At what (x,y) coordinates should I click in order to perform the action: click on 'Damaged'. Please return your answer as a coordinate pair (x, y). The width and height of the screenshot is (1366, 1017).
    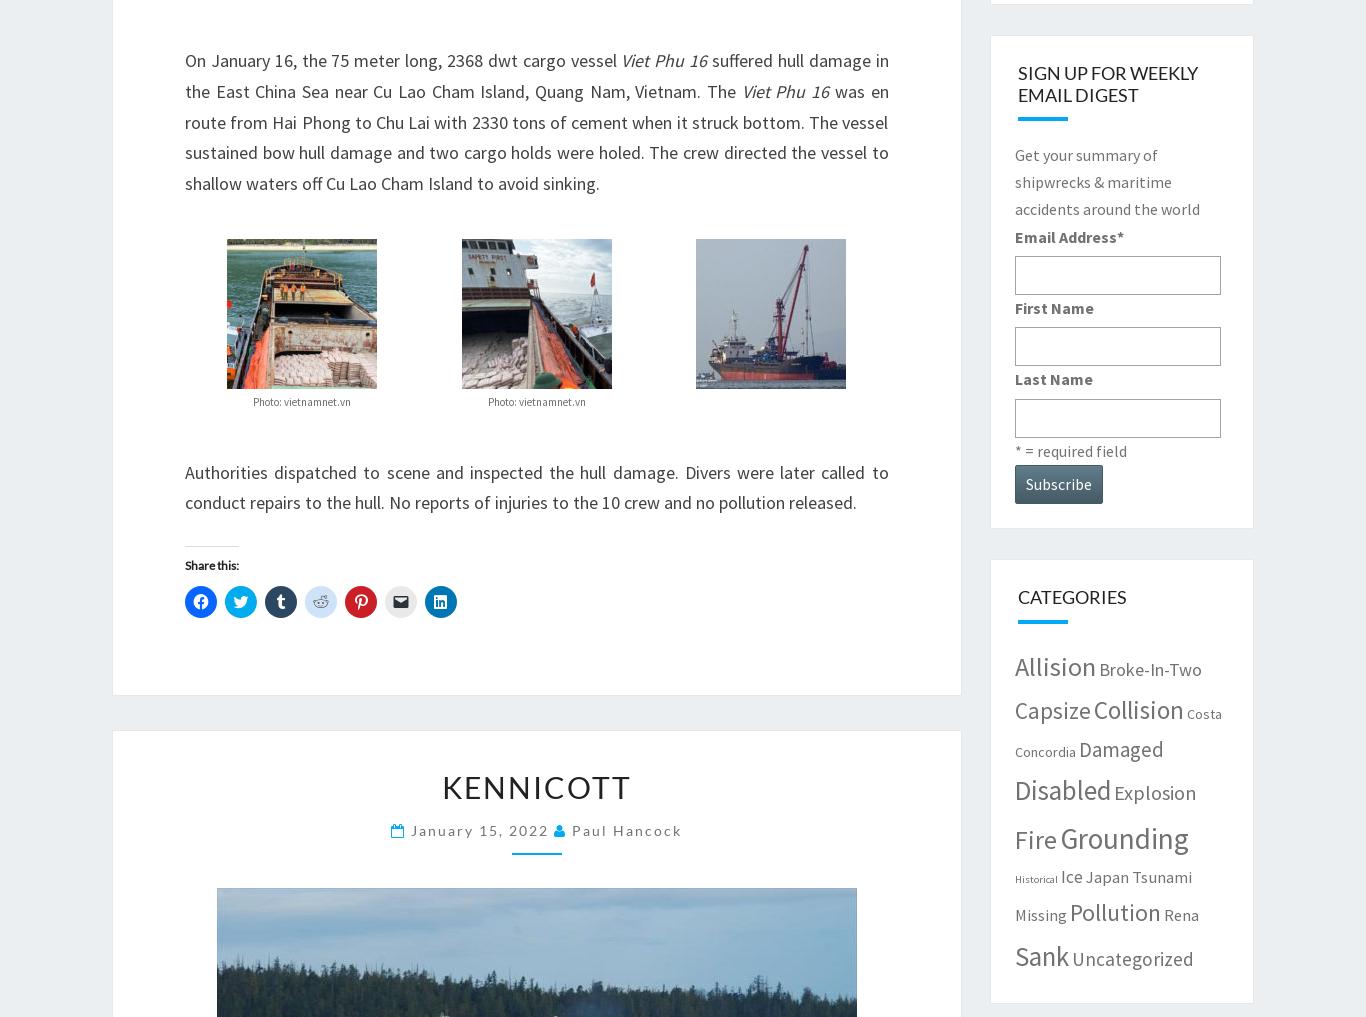
    Looking at the image, I should click on (1119, 749).